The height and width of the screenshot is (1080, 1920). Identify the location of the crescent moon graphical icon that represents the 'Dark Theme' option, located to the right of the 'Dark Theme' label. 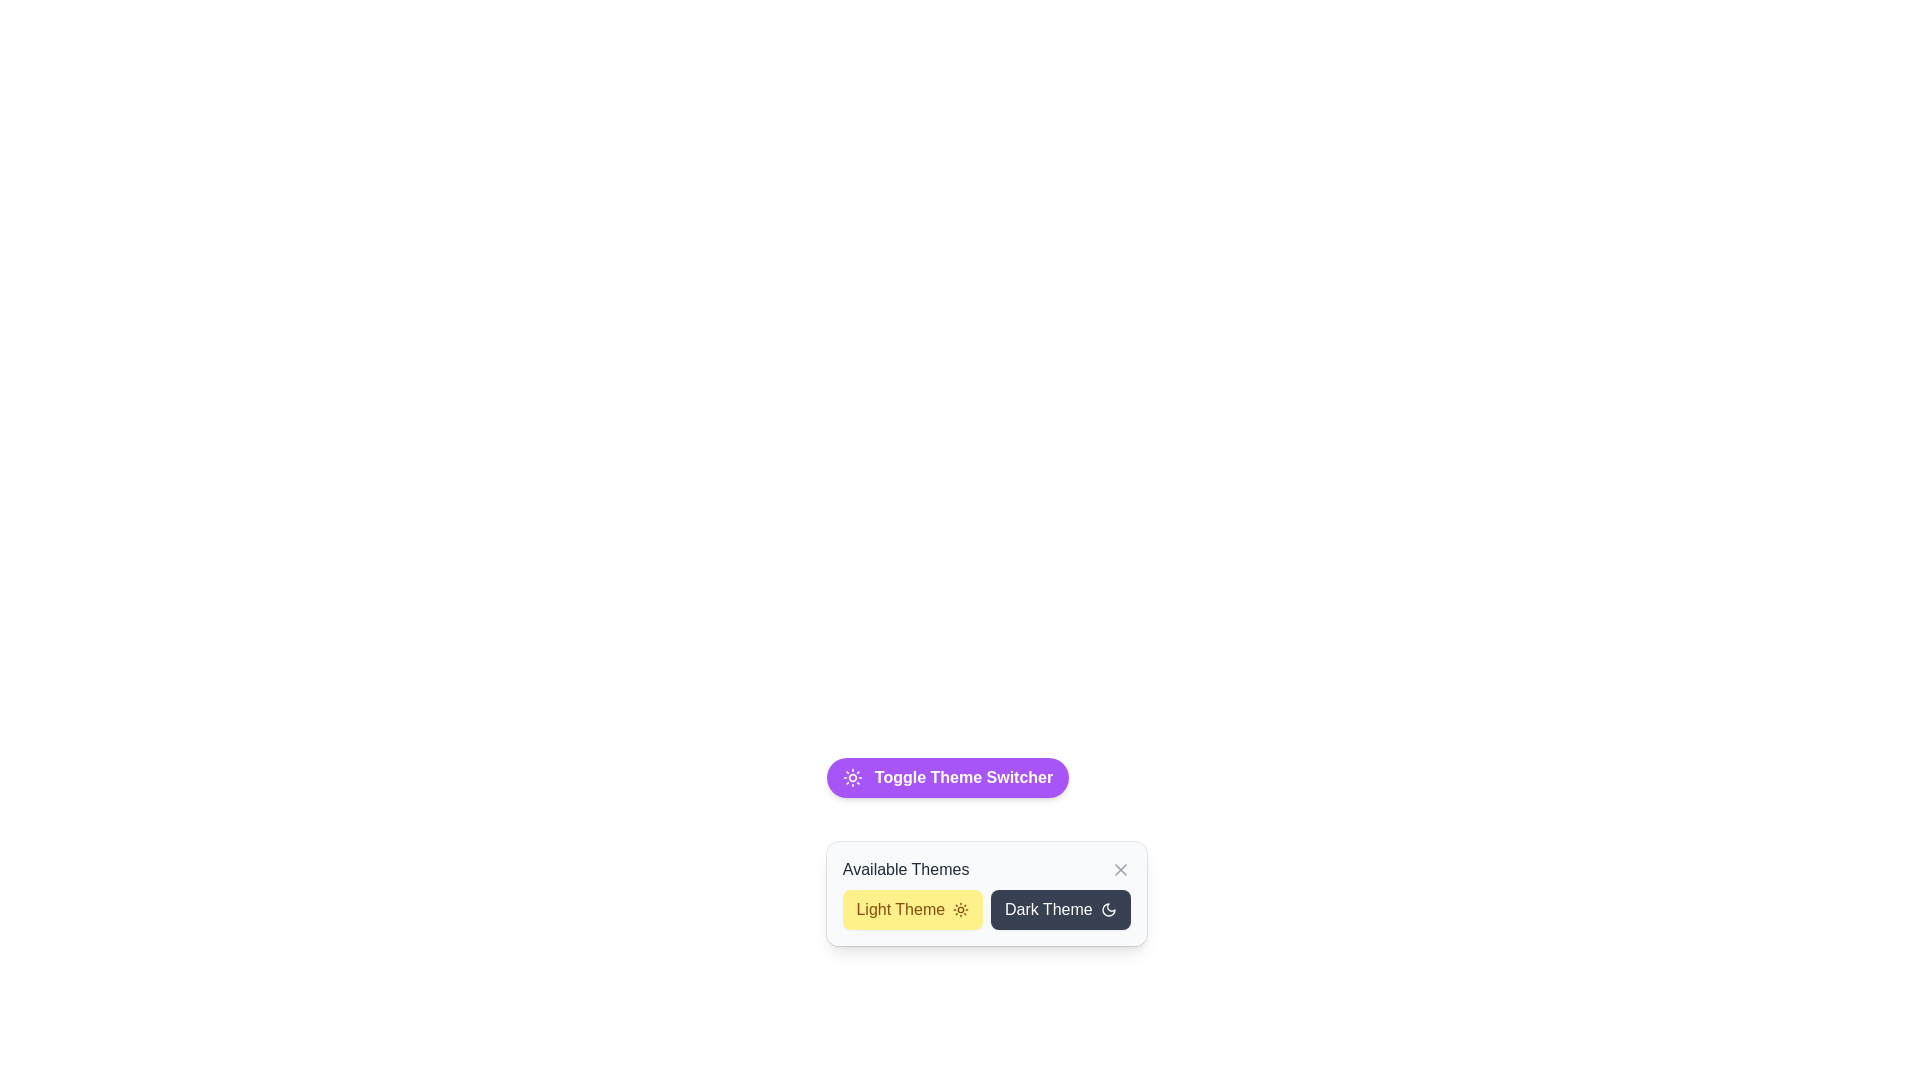
(1107, 910).